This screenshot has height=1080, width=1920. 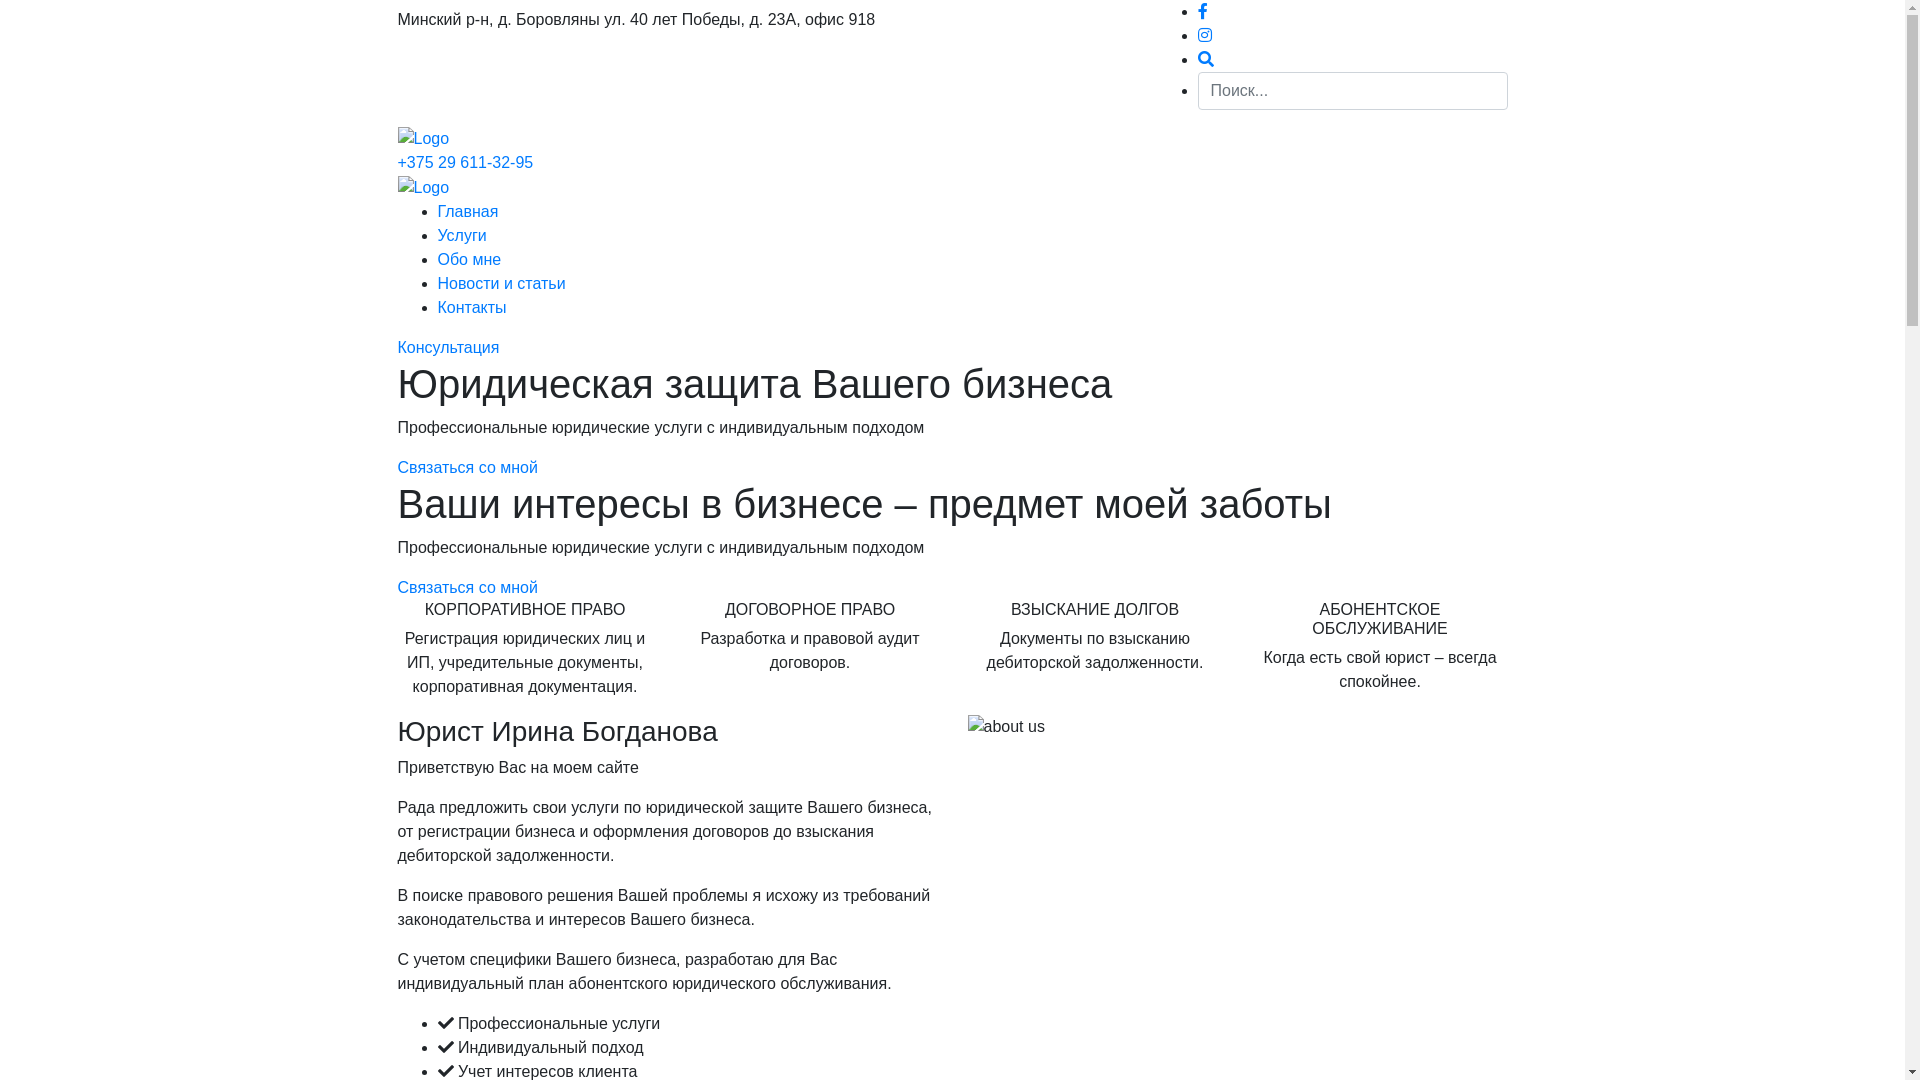 I want to click on '+375 29 611-32-95', so click(x=464, y=161).